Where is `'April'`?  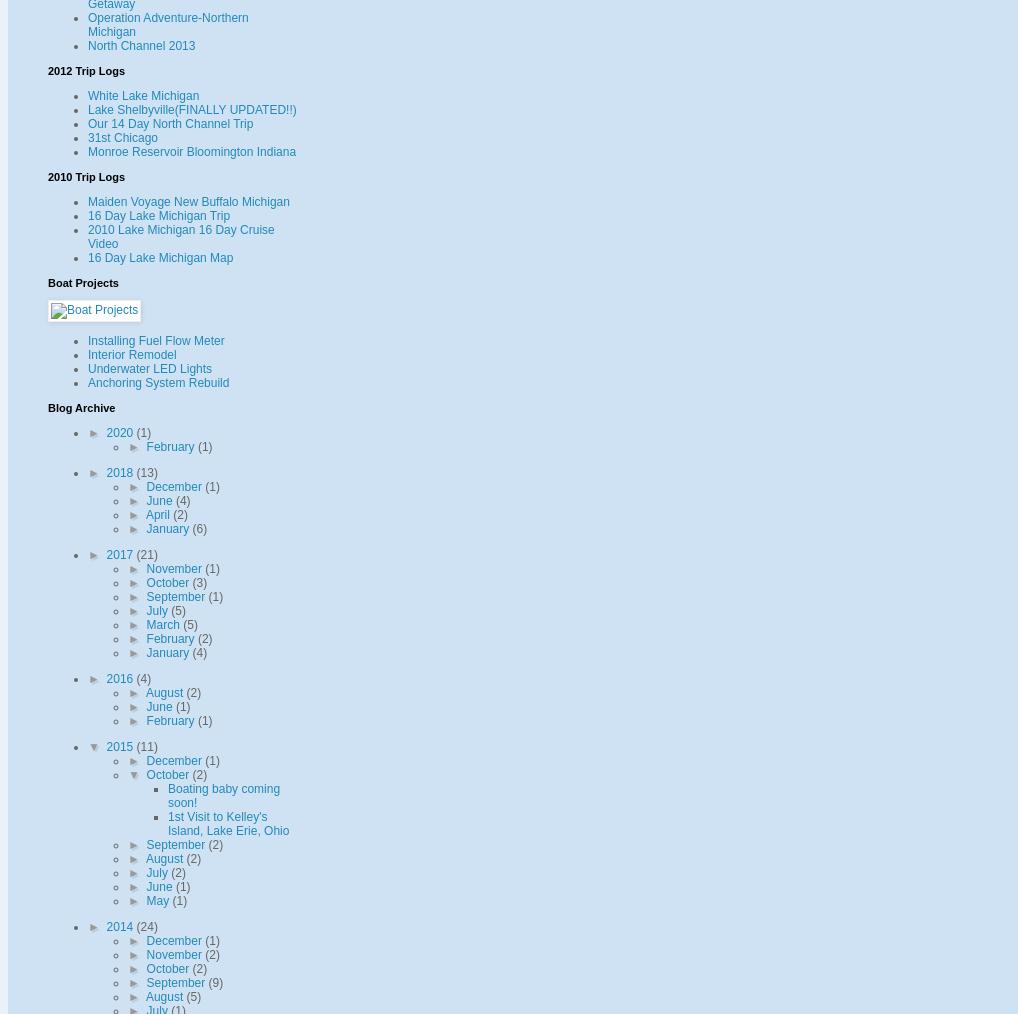
'April' is located at coordinates (159, 512).